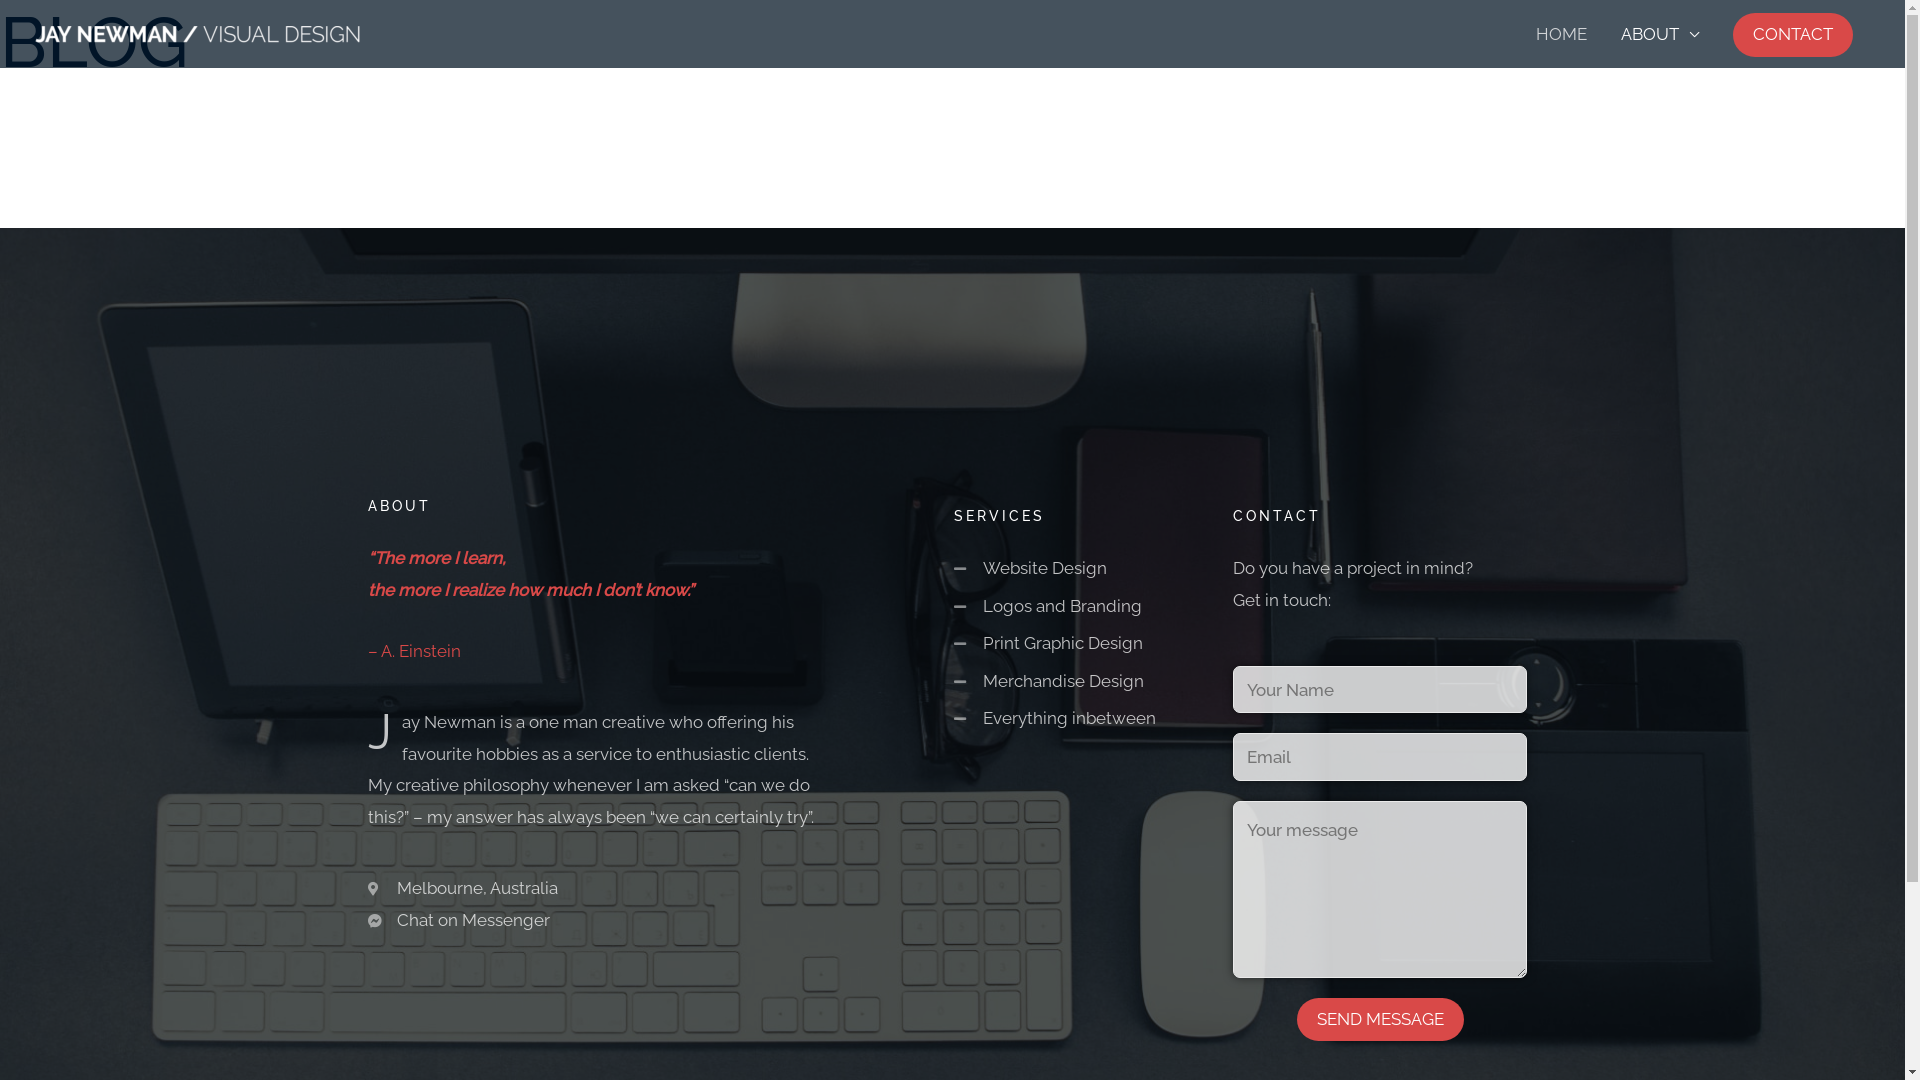 Image resolution: width=1920 pixels, height=1080 pixels. Describe the element at coordinates (1560, 34) in the screenshot. I see `'HOME'` at that location.